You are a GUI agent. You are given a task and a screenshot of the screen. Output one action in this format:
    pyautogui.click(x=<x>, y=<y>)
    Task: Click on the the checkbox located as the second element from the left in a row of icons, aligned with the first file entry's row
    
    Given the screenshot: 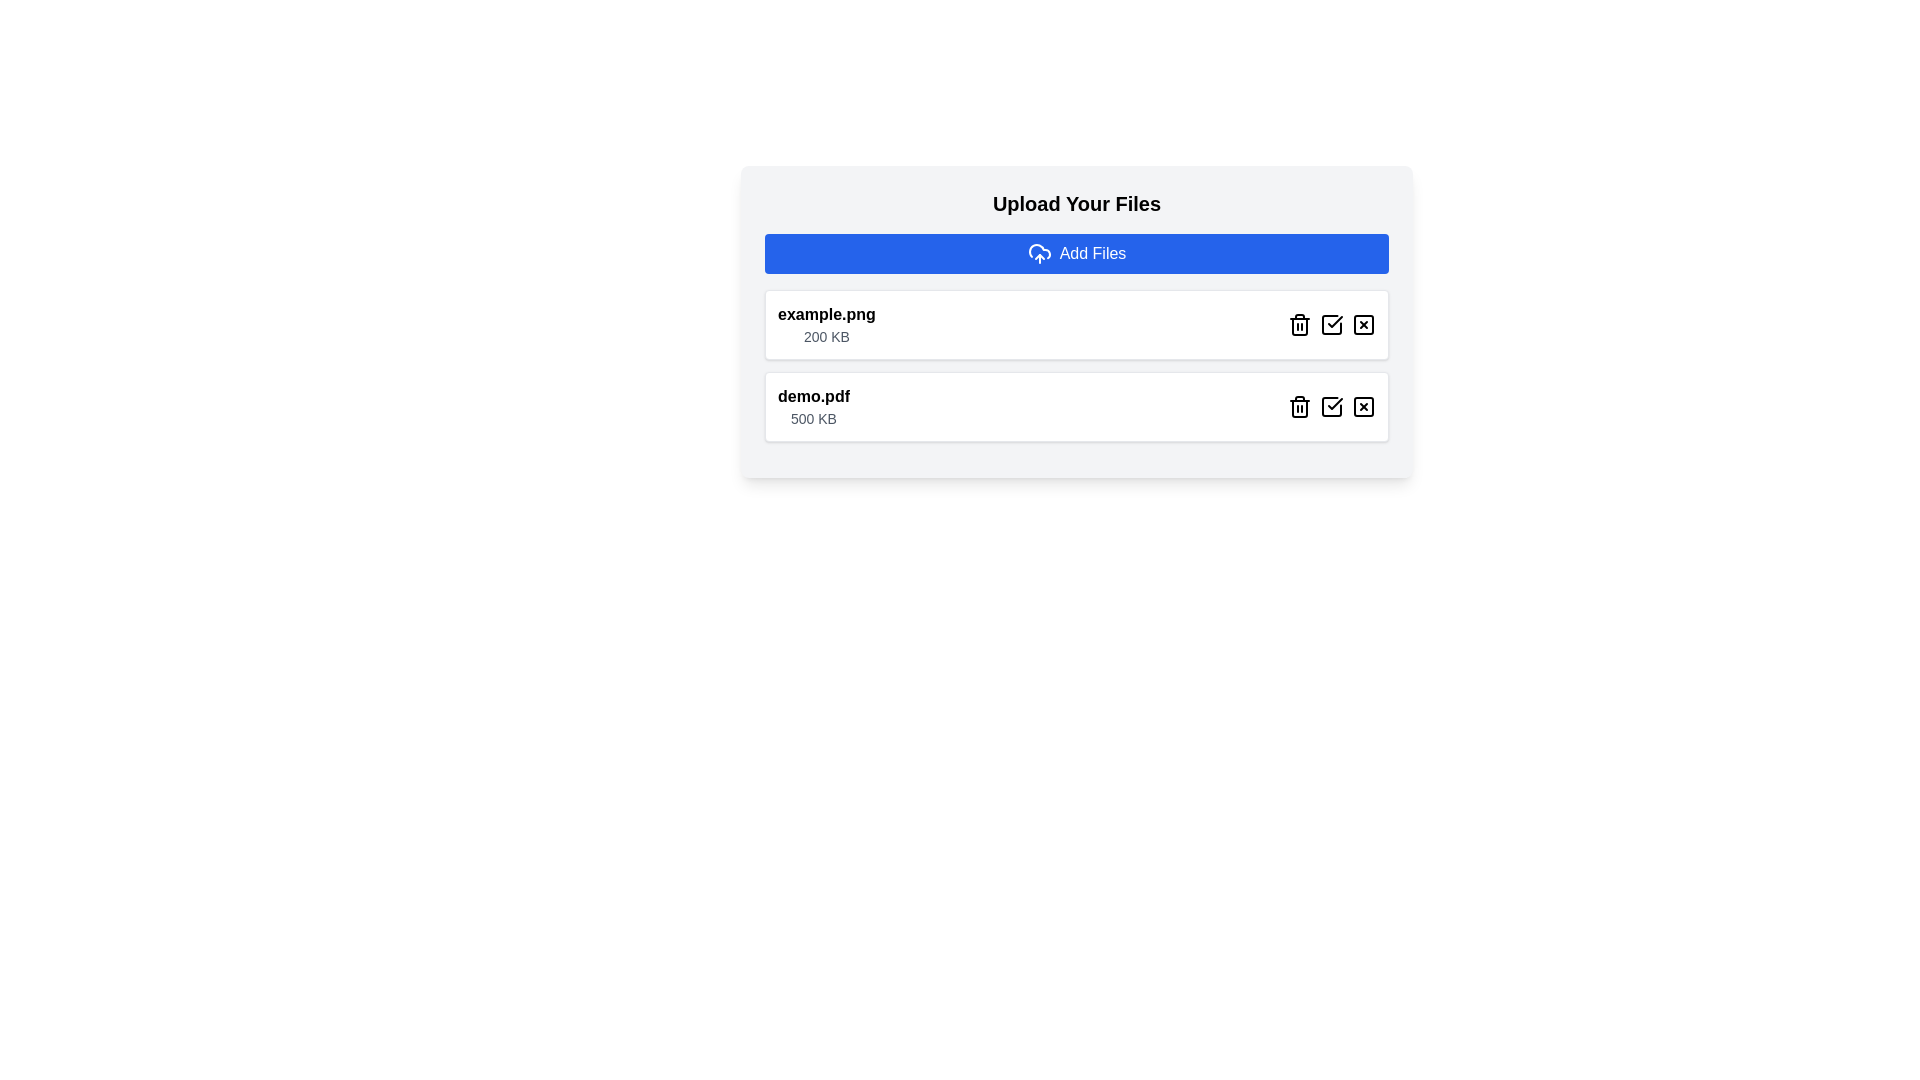 What is the action you would take?
    pyautogui.click(x=1331, y=323)
    